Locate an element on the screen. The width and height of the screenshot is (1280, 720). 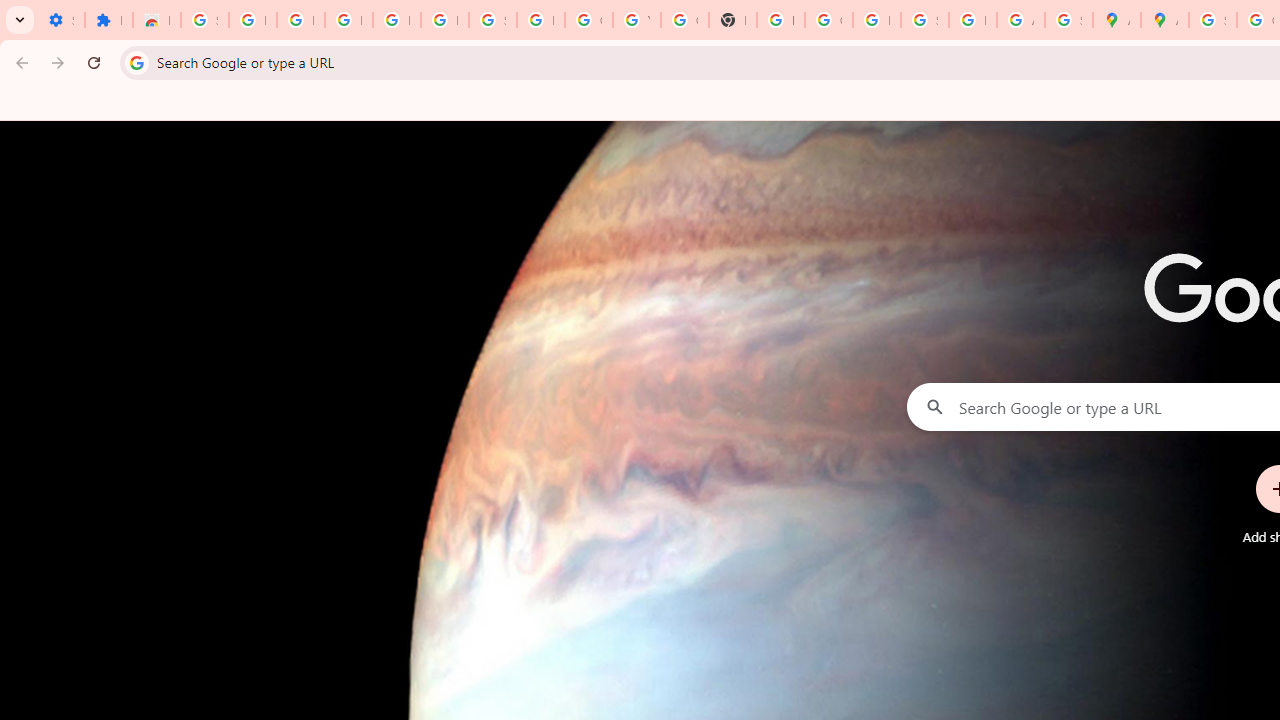
'Delete photos & videos - Computer - Google Photos Help' is located at coordinates (348, 20).